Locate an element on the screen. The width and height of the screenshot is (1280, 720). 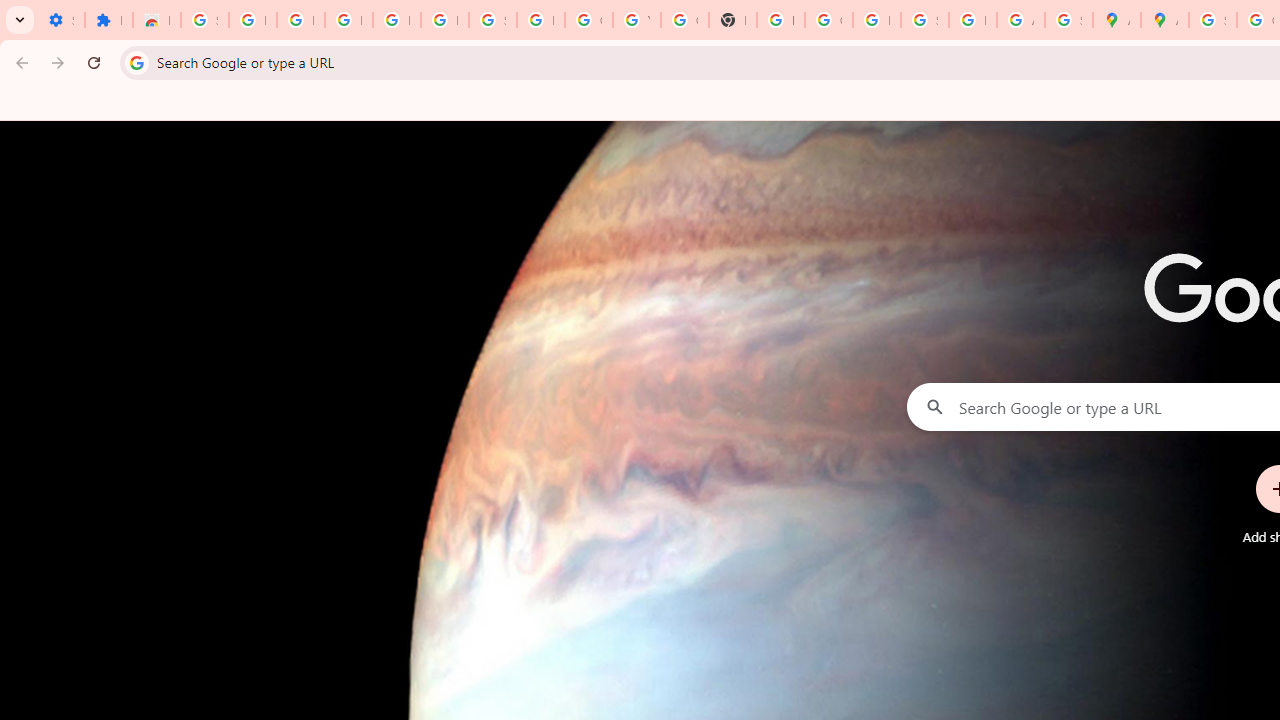
'Delete photos & videos - Computer - Google Photos Help' is located at coordinates (348, 20).